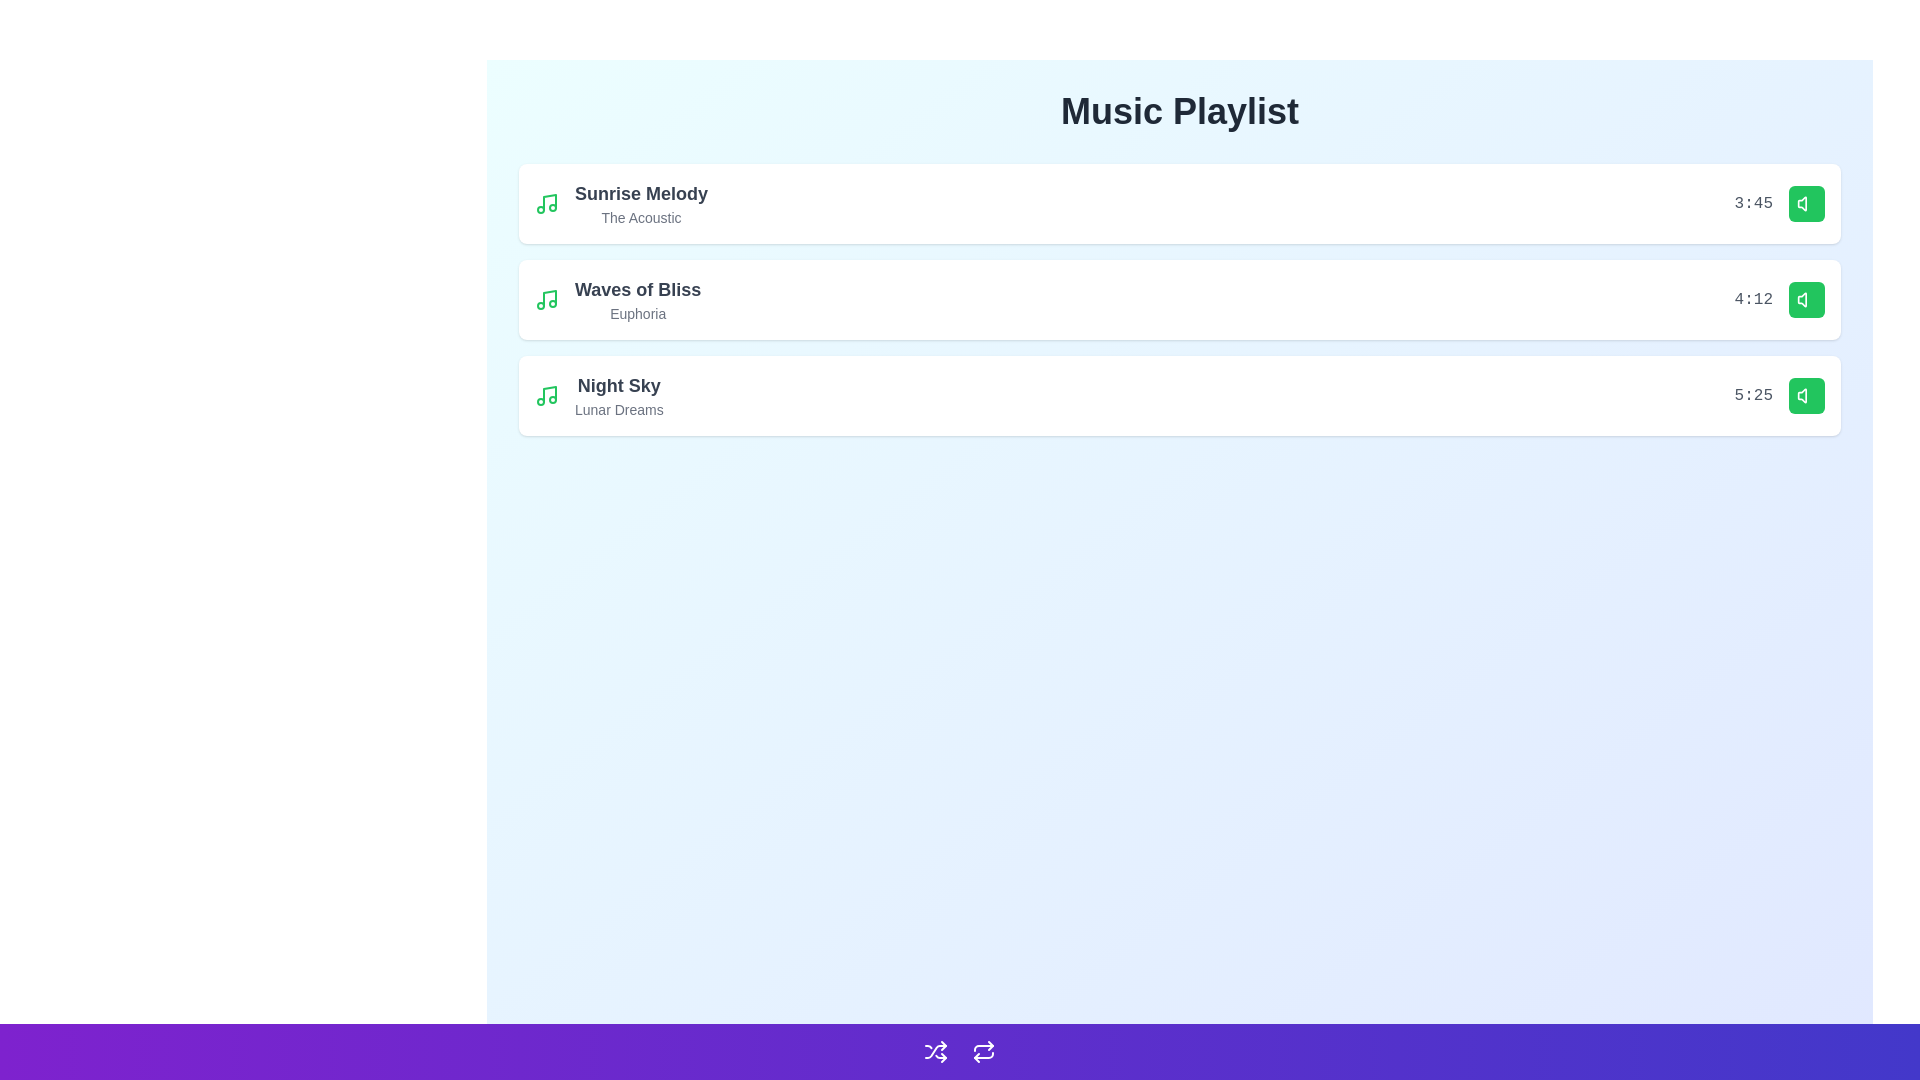  Describe the element at coordinates (1806, 300) in the screenshot. I see `the volume control icon for the 'Waves of Bliss' track` at that location.